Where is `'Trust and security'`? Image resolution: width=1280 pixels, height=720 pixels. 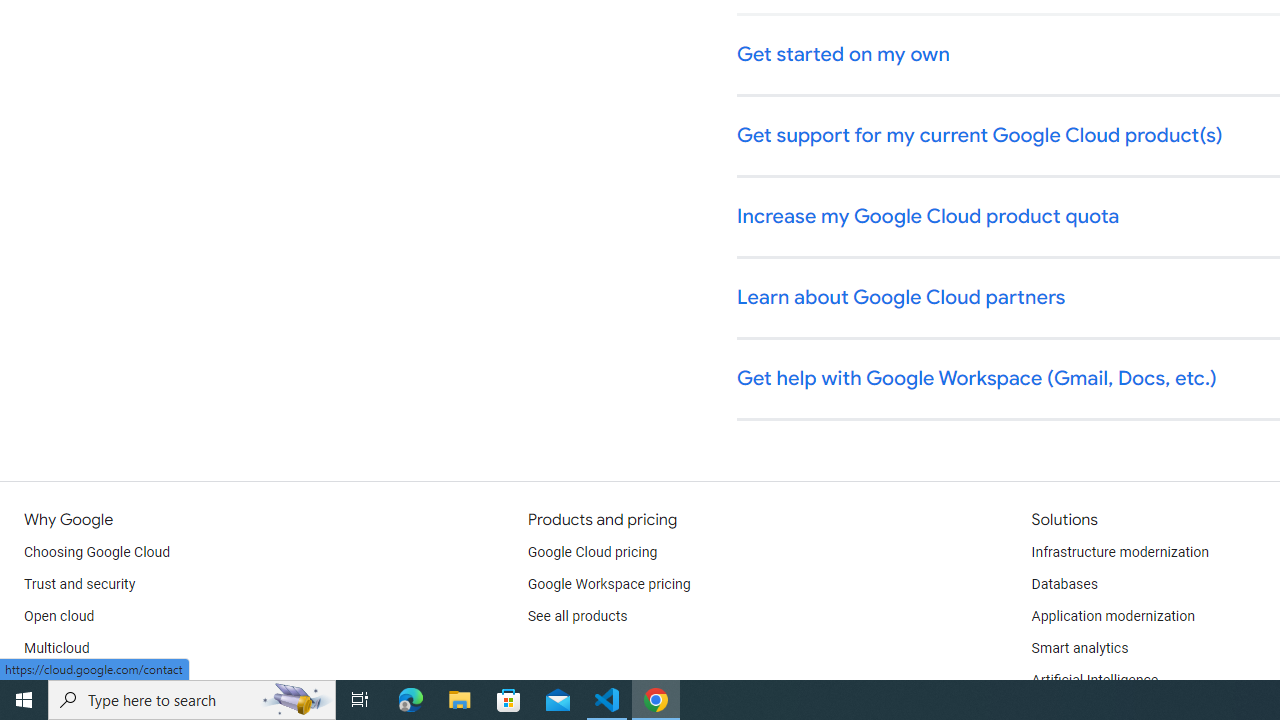 'Trust and security' is located at coordinates (80, 585).